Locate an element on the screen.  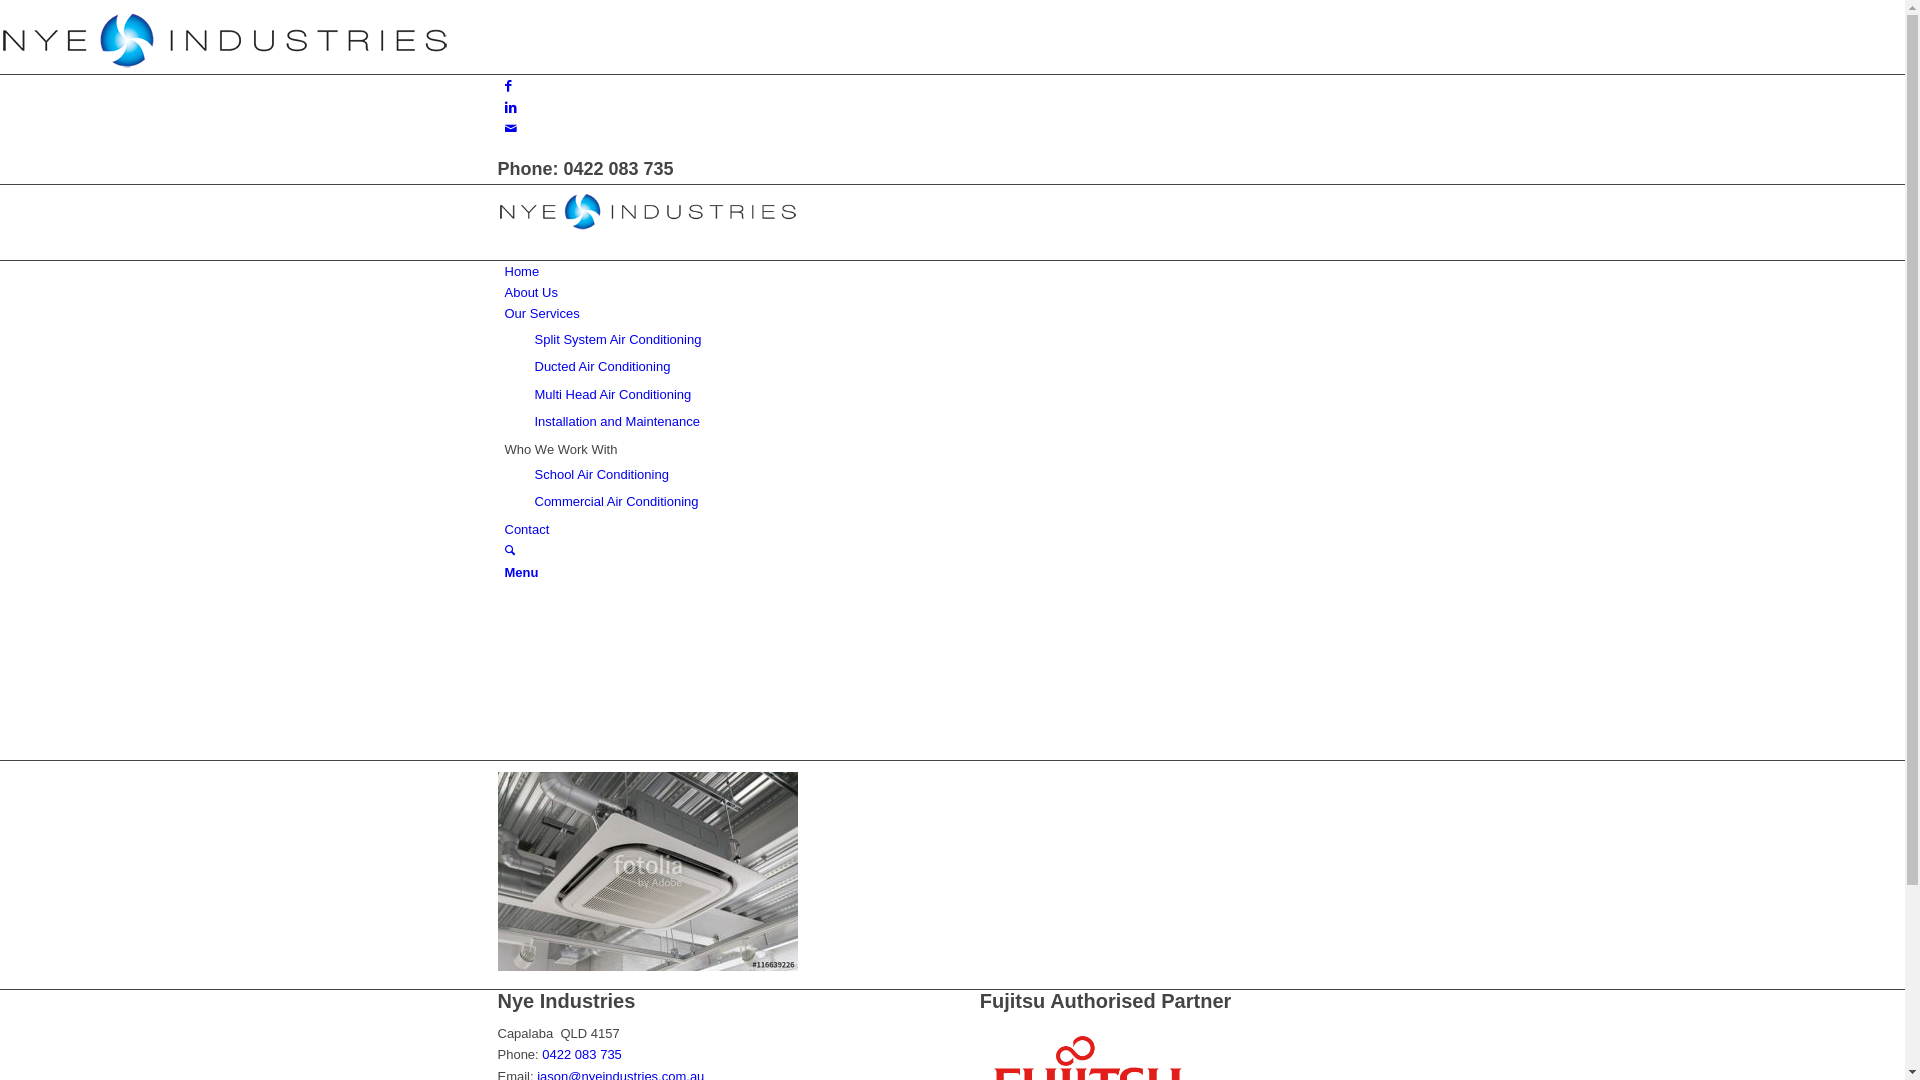
'Commercial Air Conditioning' is located at coordinates (614, 500).